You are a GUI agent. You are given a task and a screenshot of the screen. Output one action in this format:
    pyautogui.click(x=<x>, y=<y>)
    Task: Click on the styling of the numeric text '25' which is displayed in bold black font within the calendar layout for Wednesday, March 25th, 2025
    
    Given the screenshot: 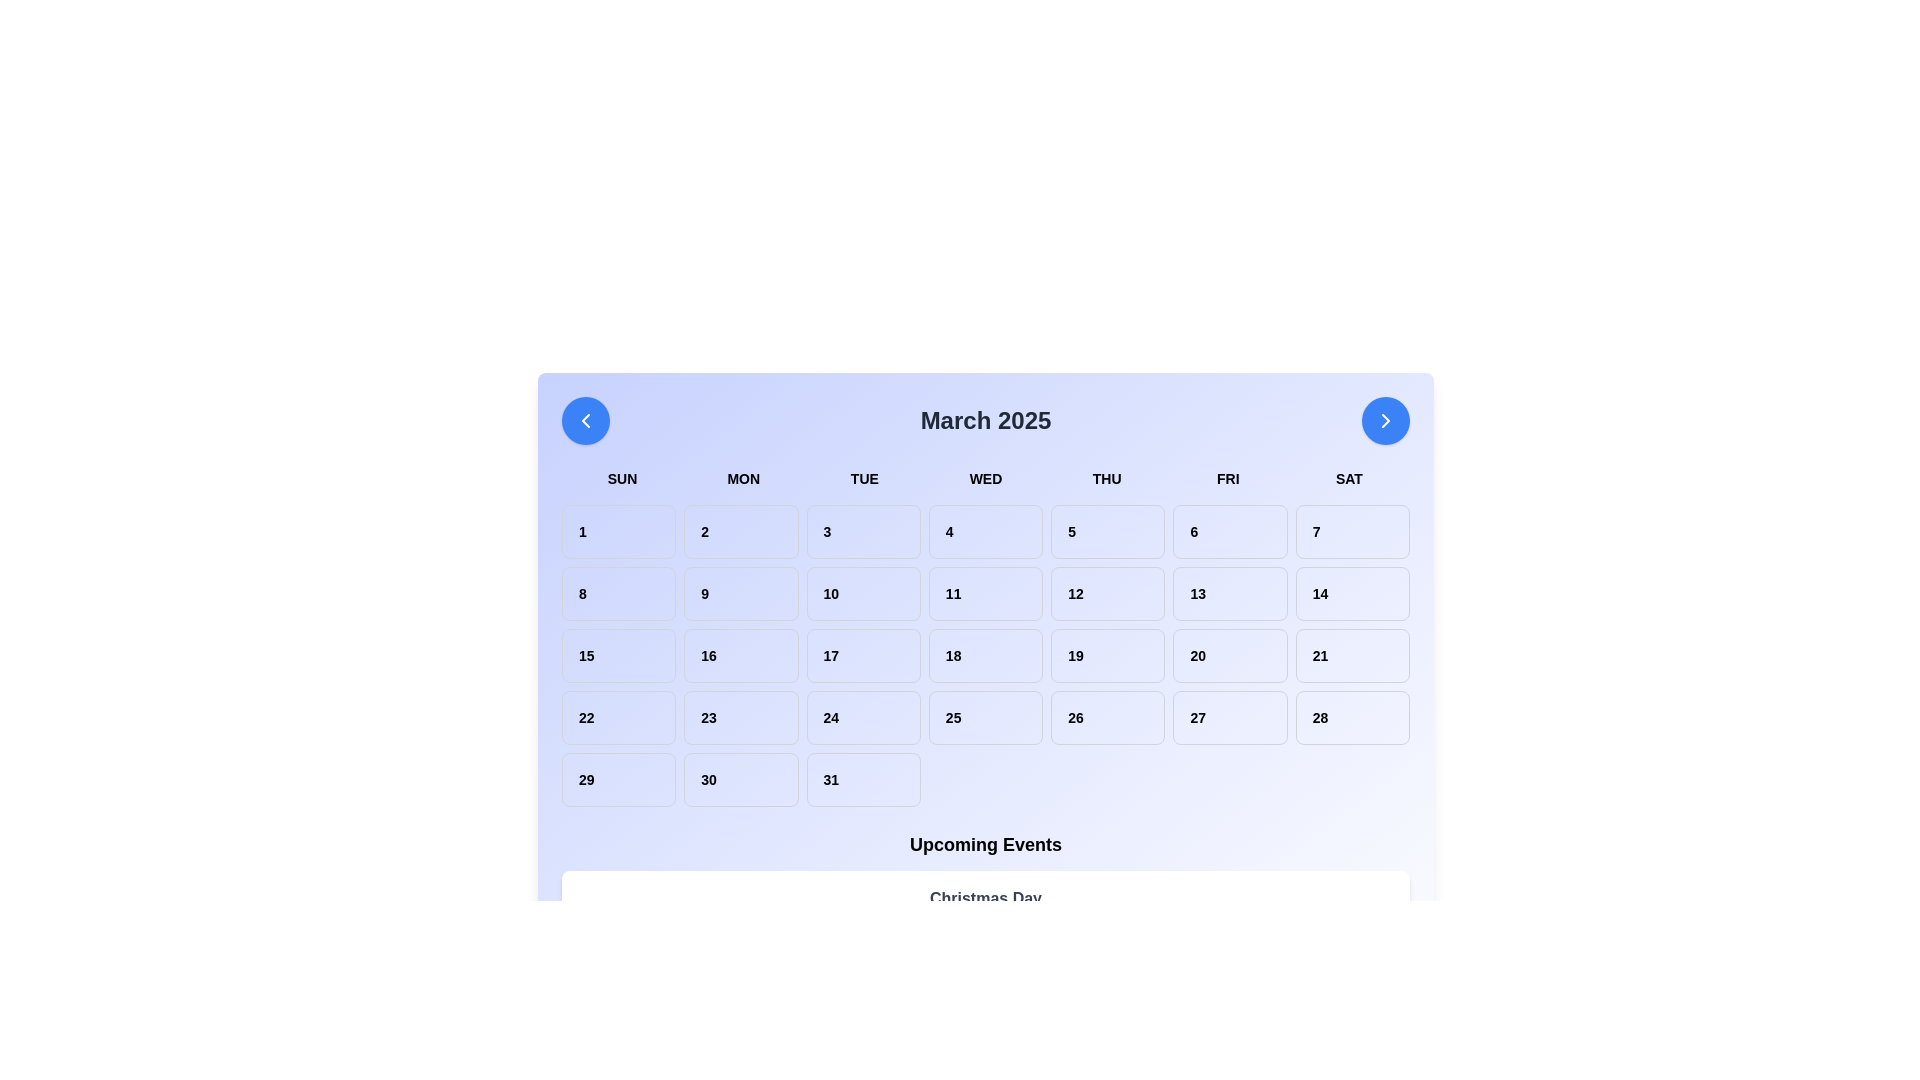 What is the action you would take?
    pyautogui.click(x=985, y=716)
    